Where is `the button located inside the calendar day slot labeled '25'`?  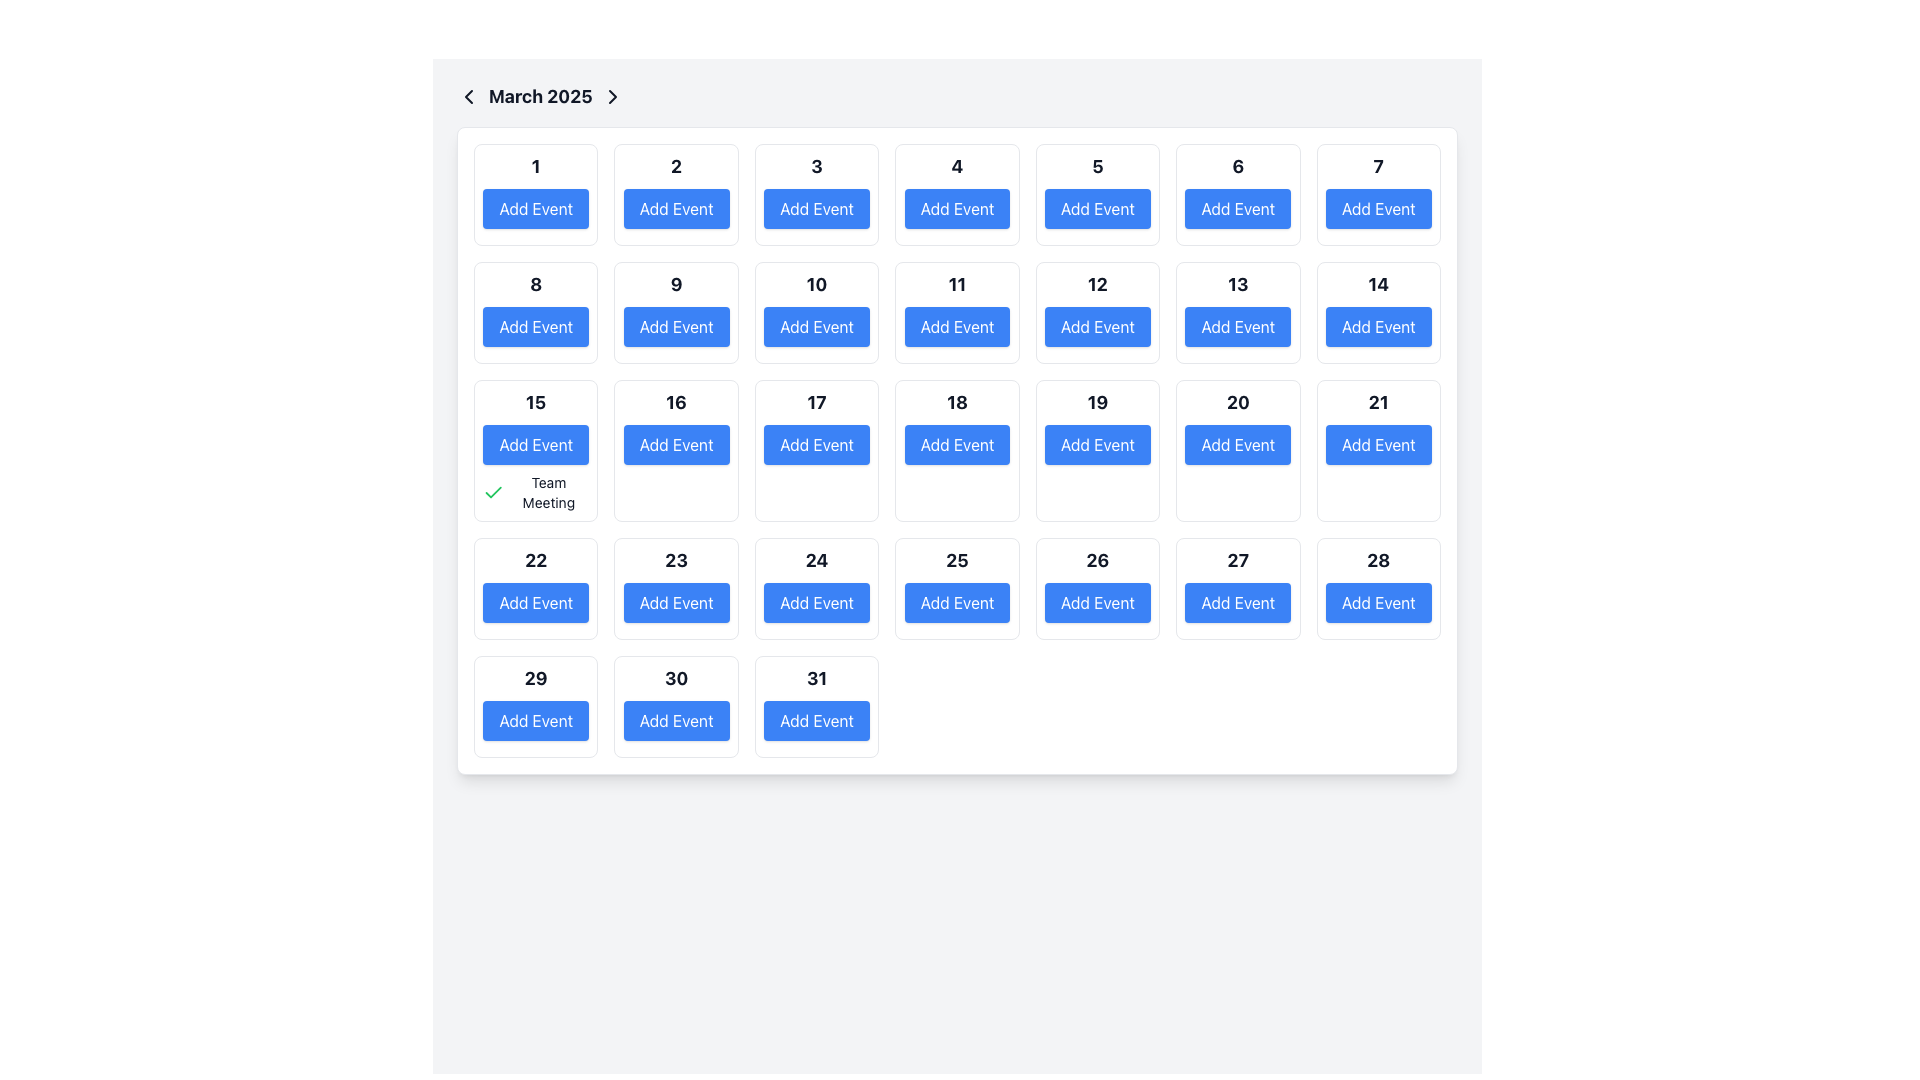 the button located inside the calendar day slot labeled '25' is located at coordinates (956, 601).